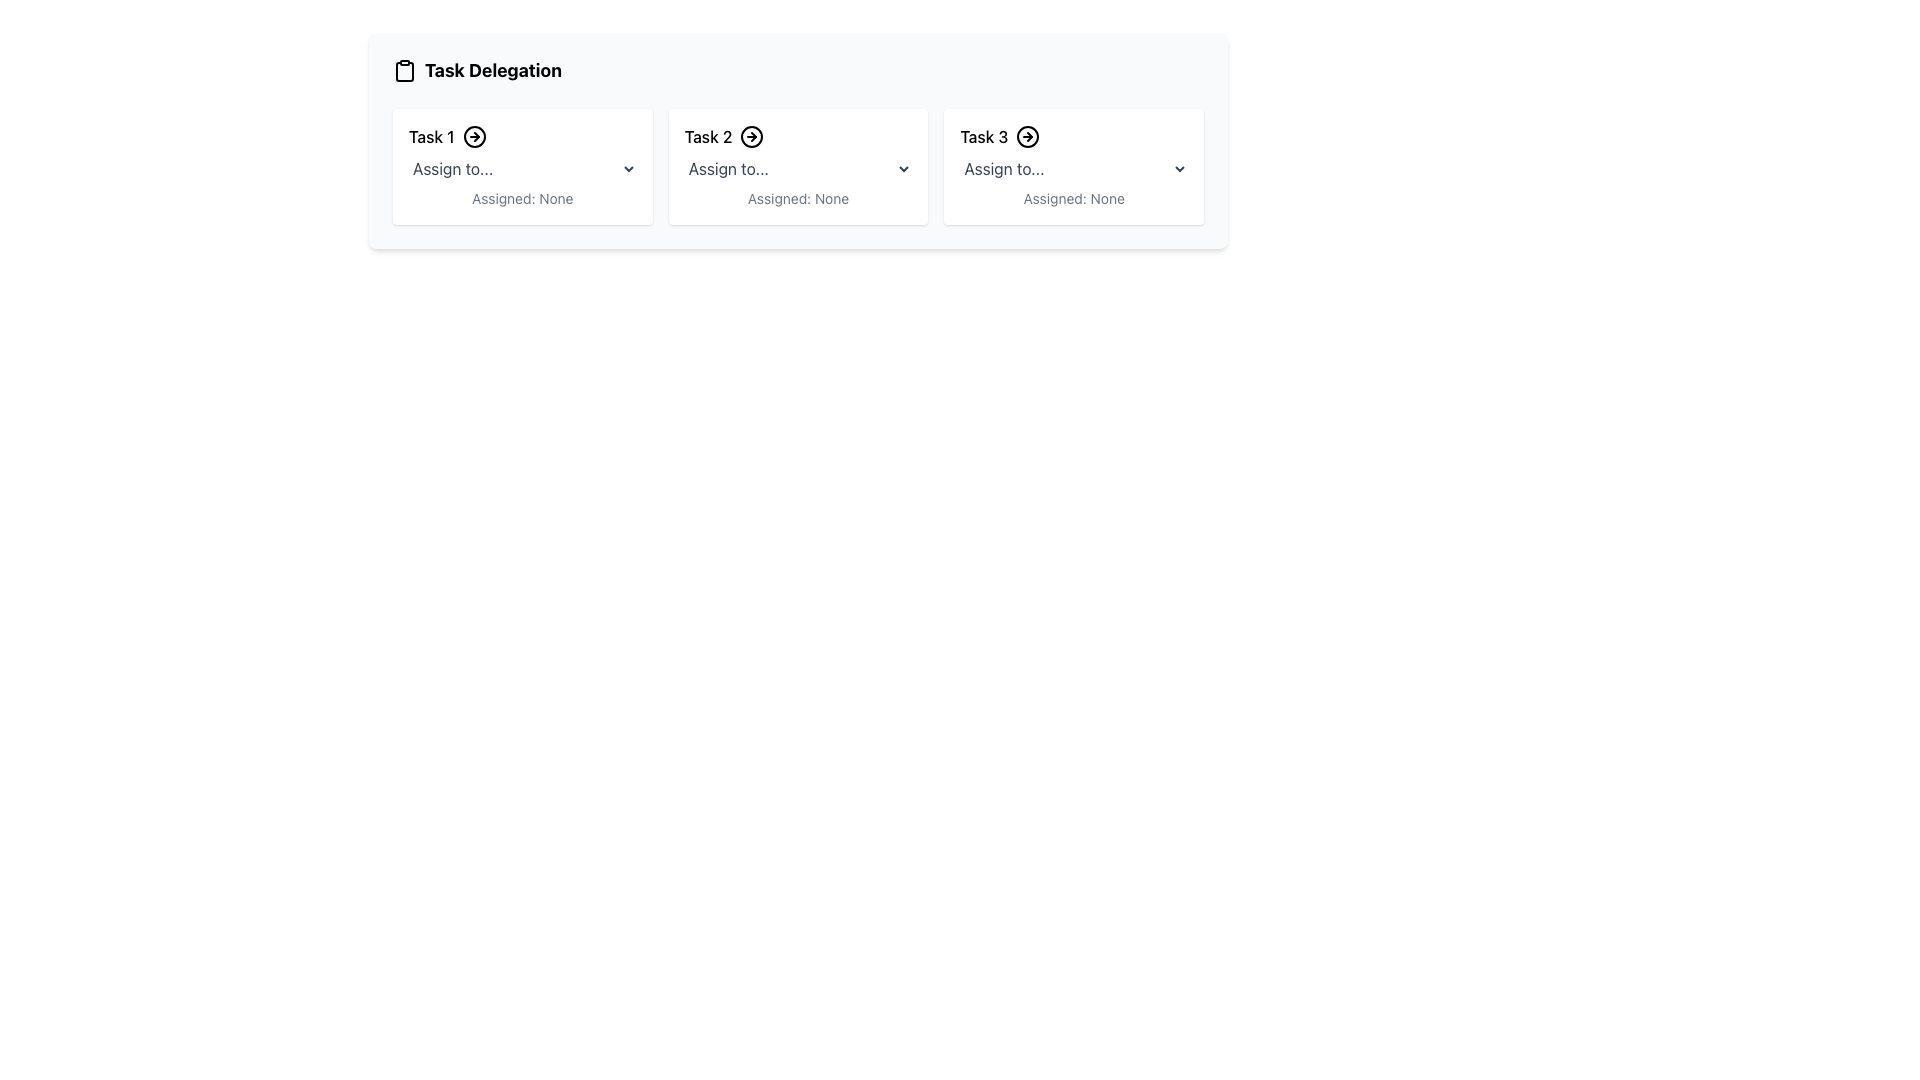 The image size is (1920, 1080). I want to click on the clipboard icon located at the far left of the 'Task Delegation' header, so click(403, 69).